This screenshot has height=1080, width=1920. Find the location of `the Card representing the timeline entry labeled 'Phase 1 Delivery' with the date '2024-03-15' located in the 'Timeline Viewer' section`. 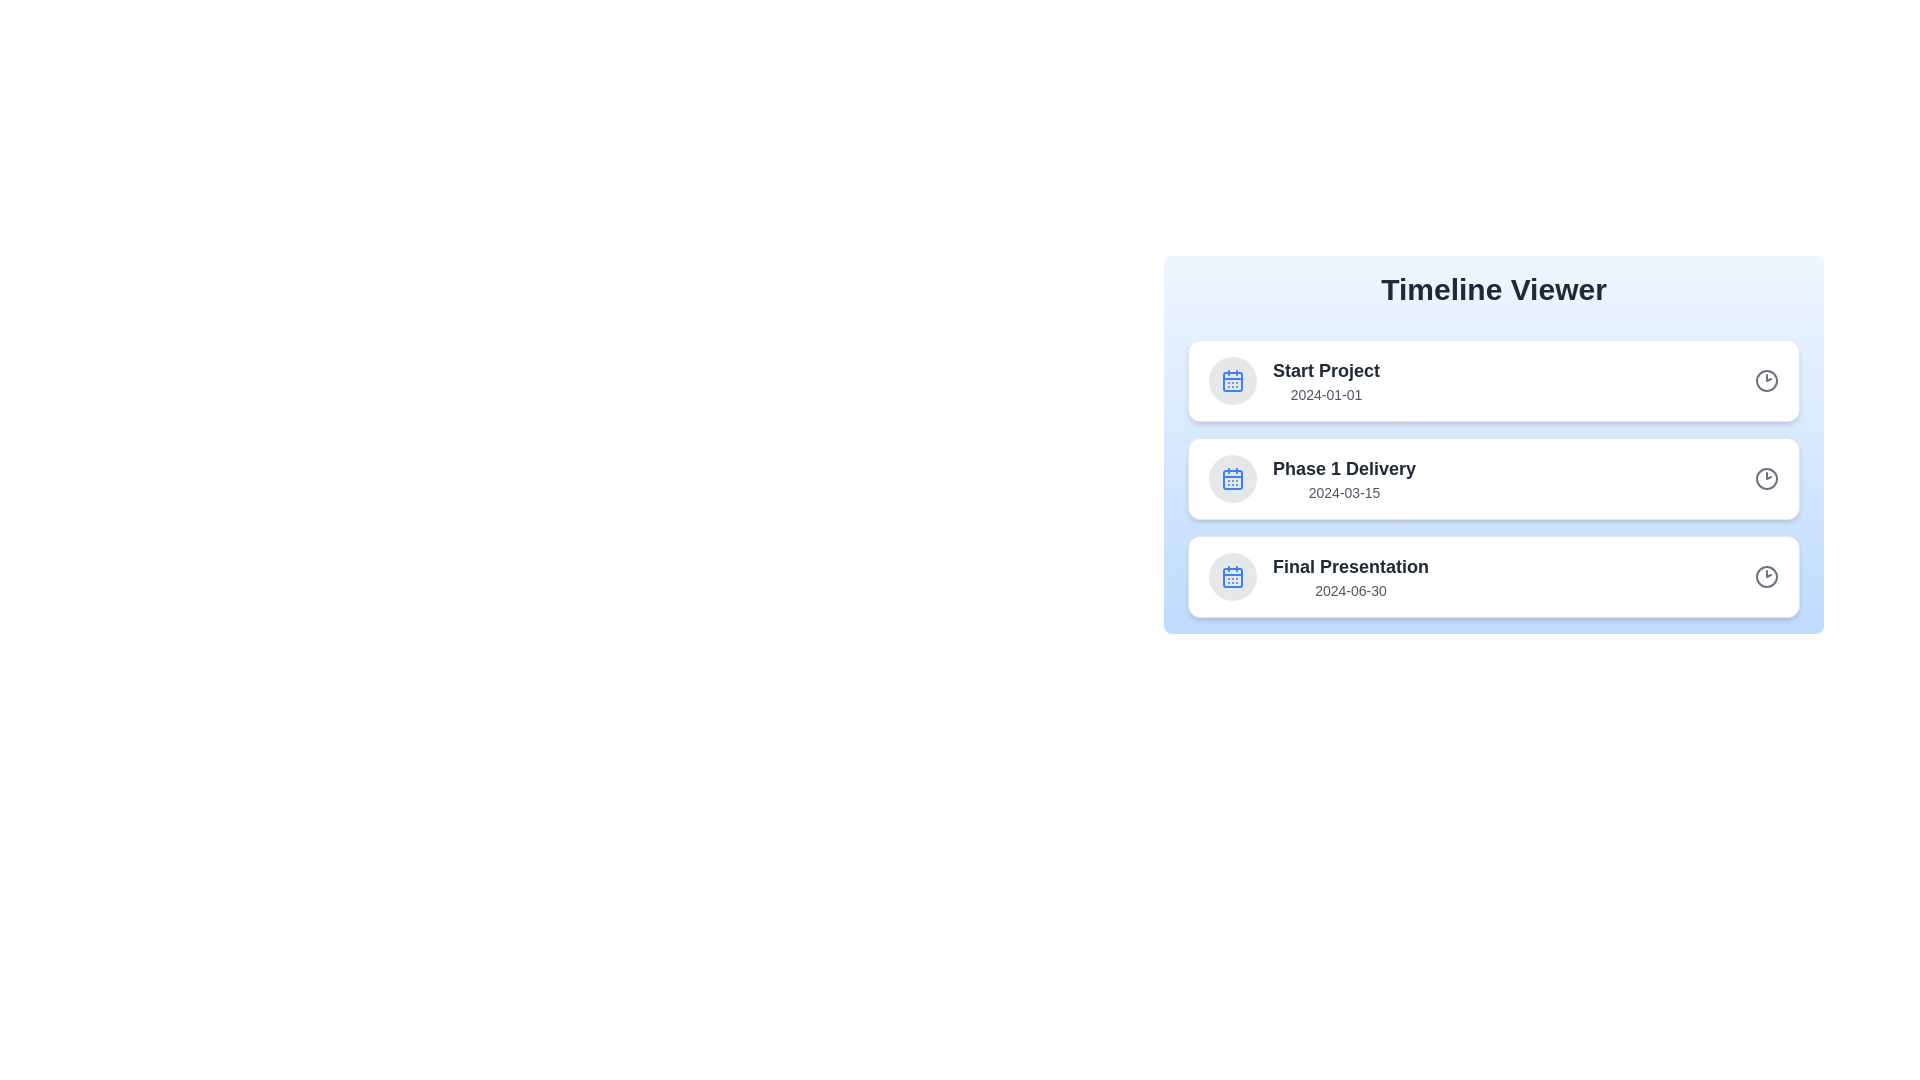

the Card representing the timeline entry labeled 'Phase 1 Delivery' with the date '2024-03-15' located in the 'Timeline Viewer' section is located at coordinates (1493, 478).